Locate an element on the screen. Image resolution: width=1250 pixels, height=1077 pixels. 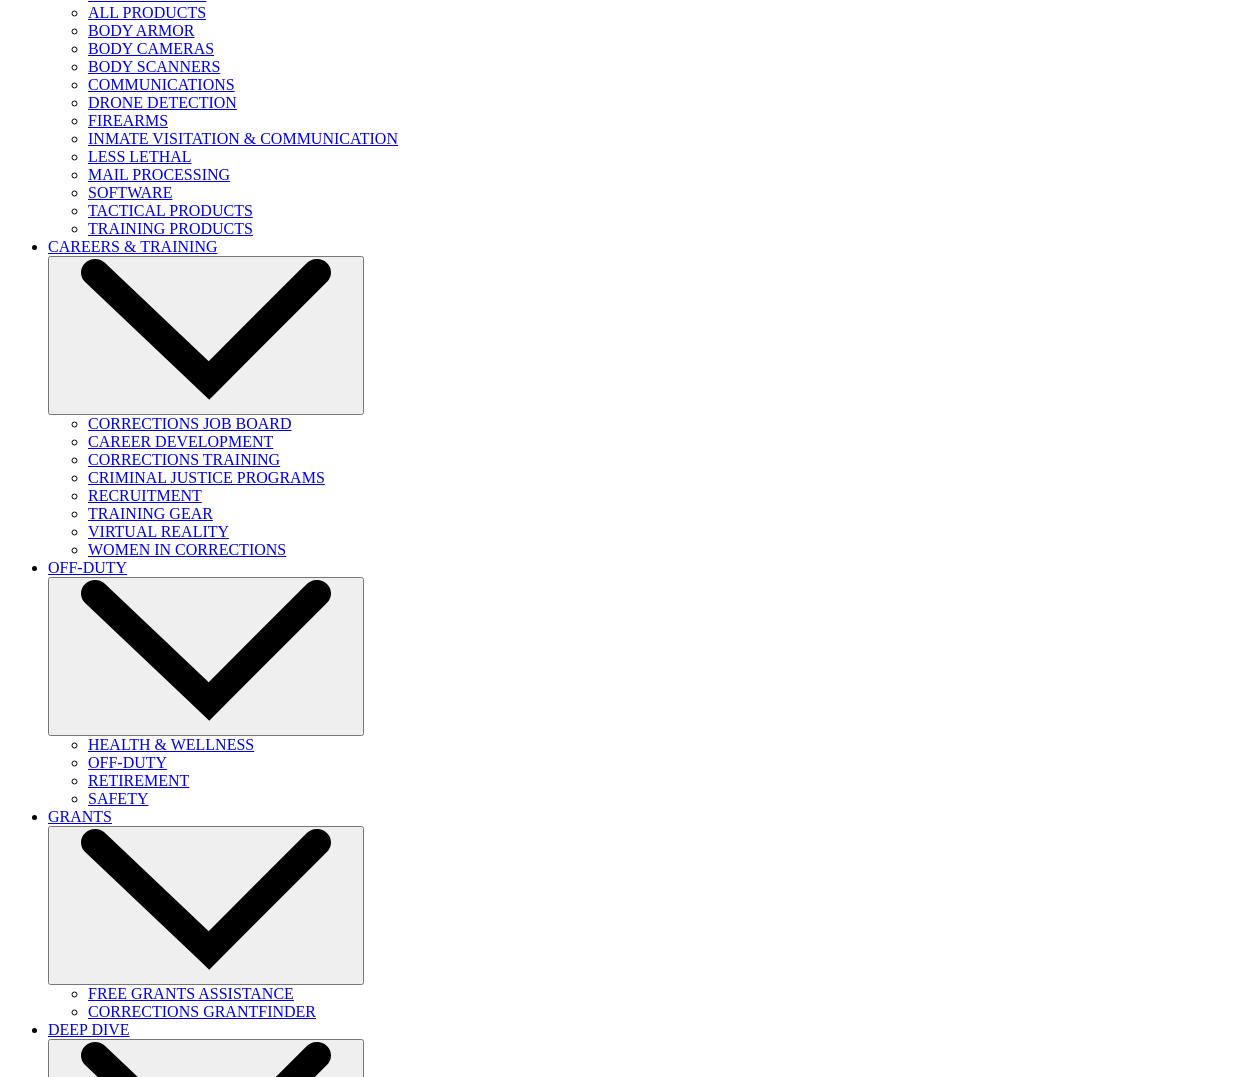
'RETIREMENT' is located at coordinates (138, 779).